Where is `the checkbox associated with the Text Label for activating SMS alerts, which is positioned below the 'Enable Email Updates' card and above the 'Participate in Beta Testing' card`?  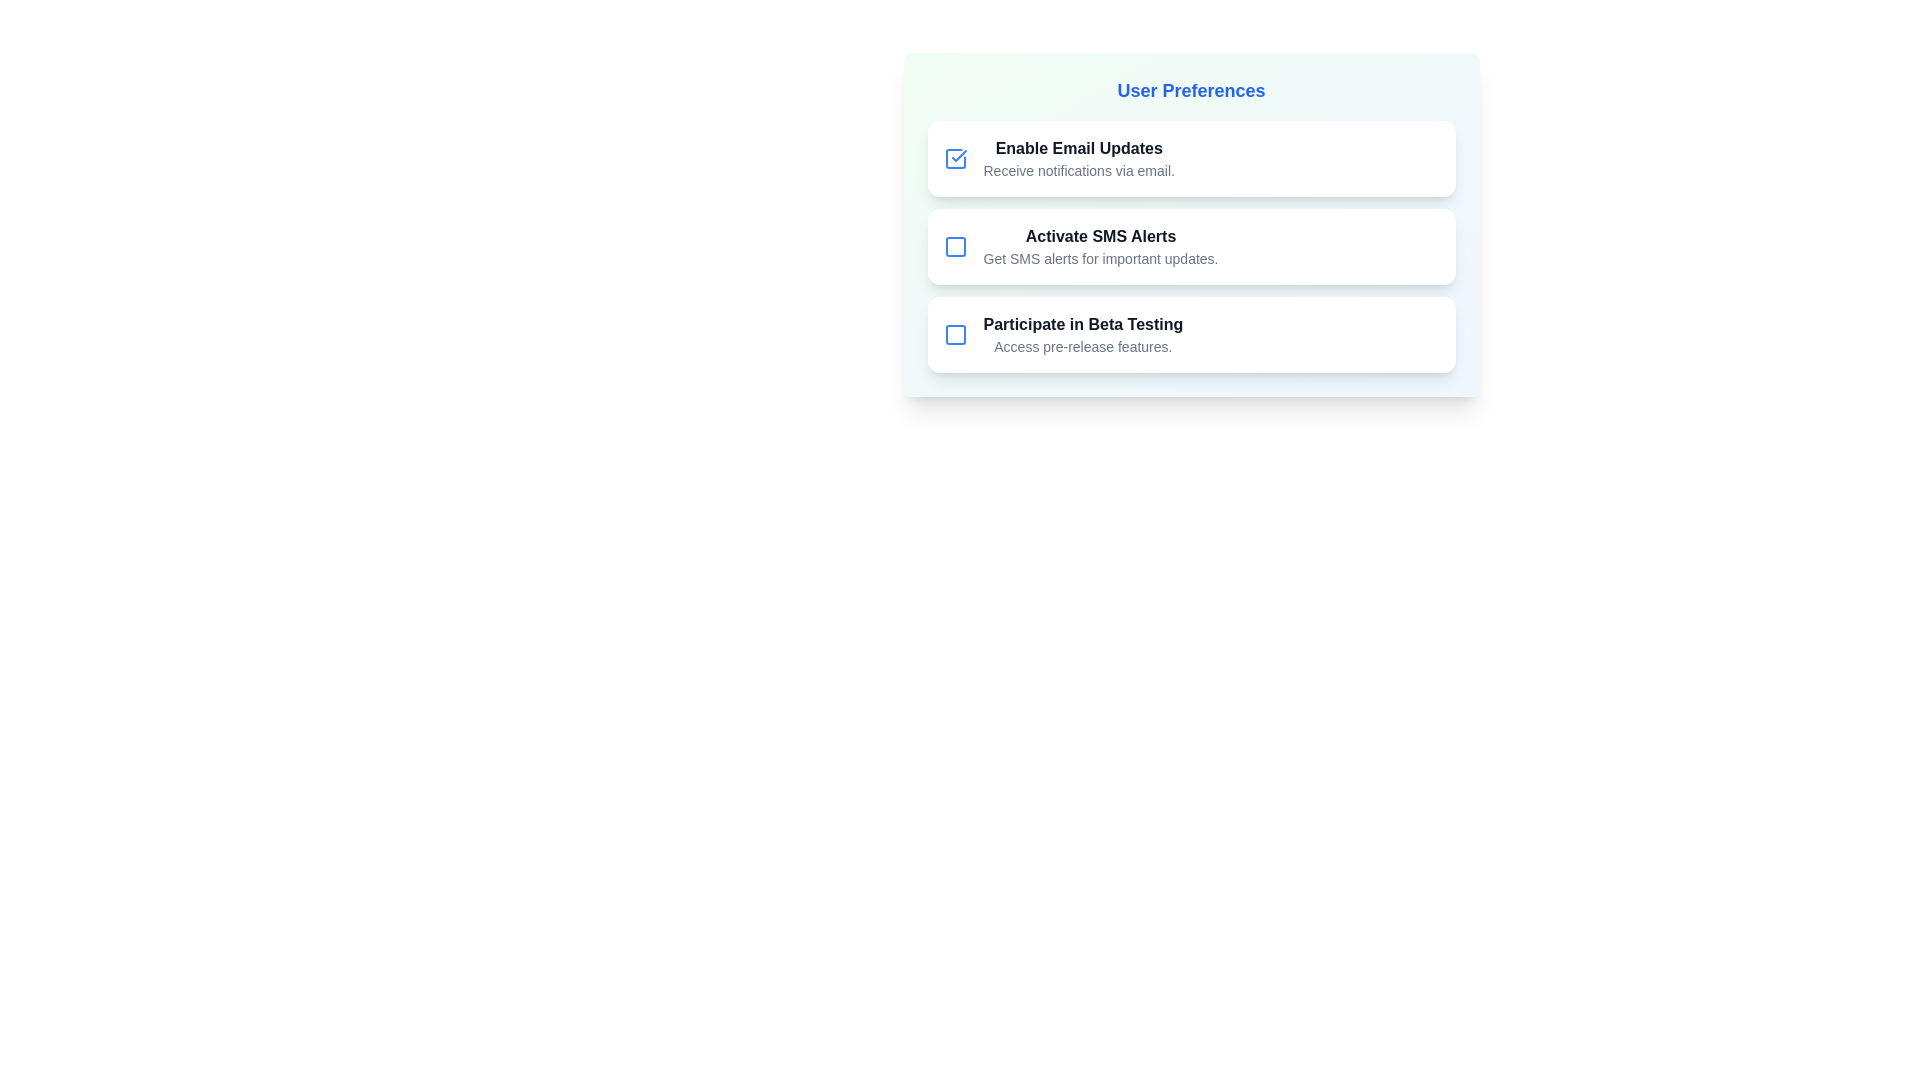 the checkbox associated with the Text Label for activating SMS alerts, which is positioned below the 'Enable Email Updates' card and above the 'Participate in Beta Testing' card is located at coordinates (1099, 245).